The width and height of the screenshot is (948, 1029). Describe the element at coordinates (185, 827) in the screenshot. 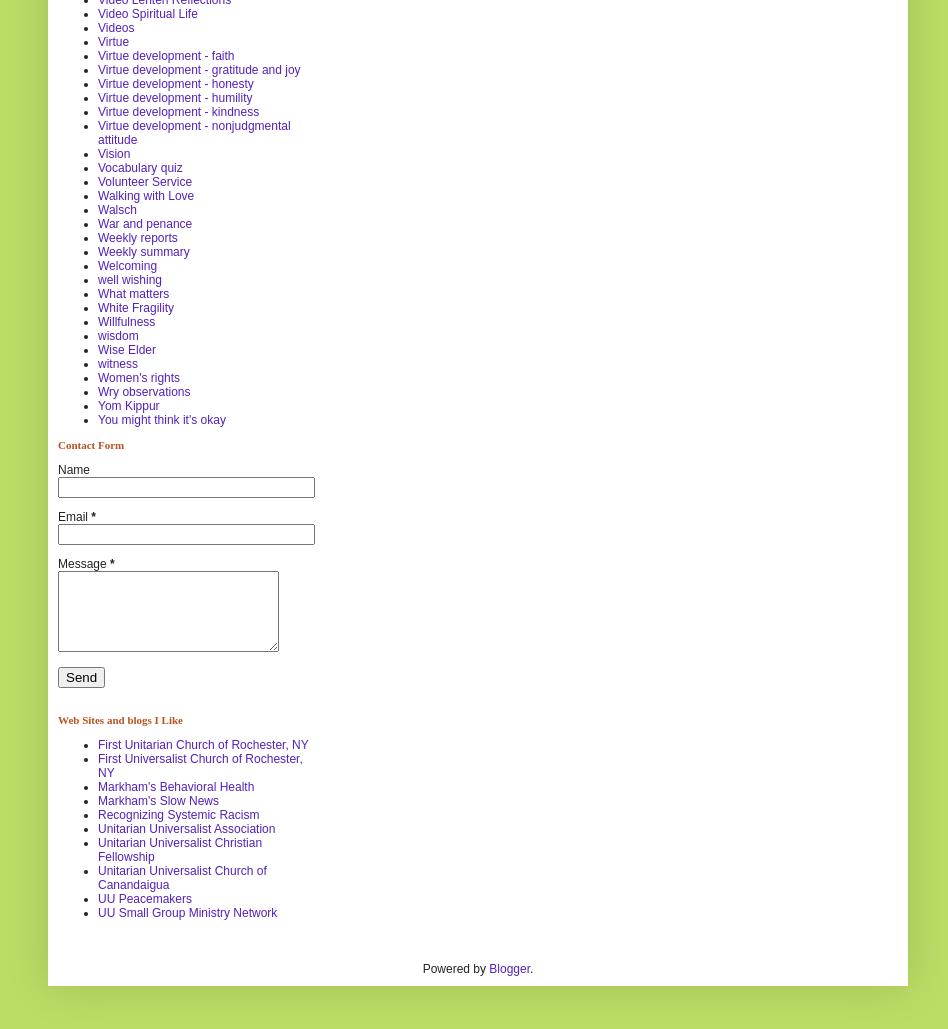

I see `'Unitarian Universalist Association'` at that location.